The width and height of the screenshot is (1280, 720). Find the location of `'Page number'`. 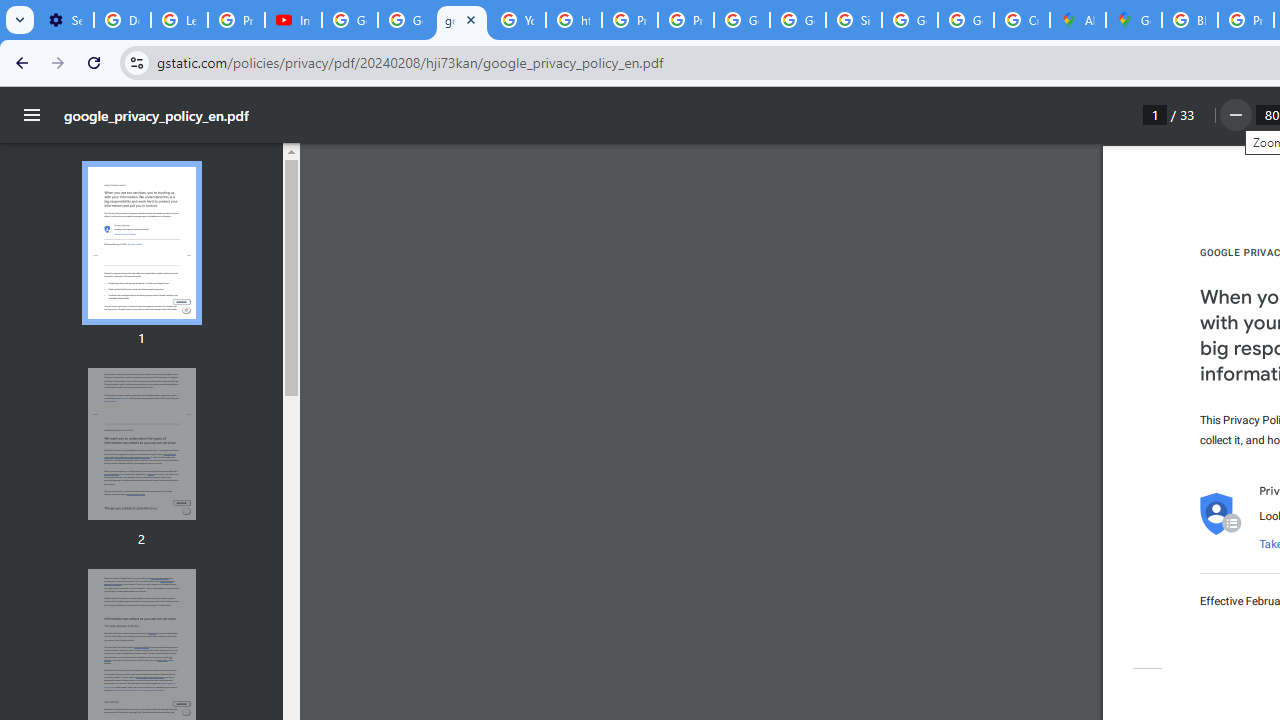

'Page number' is located at coordinates (1155, 114).